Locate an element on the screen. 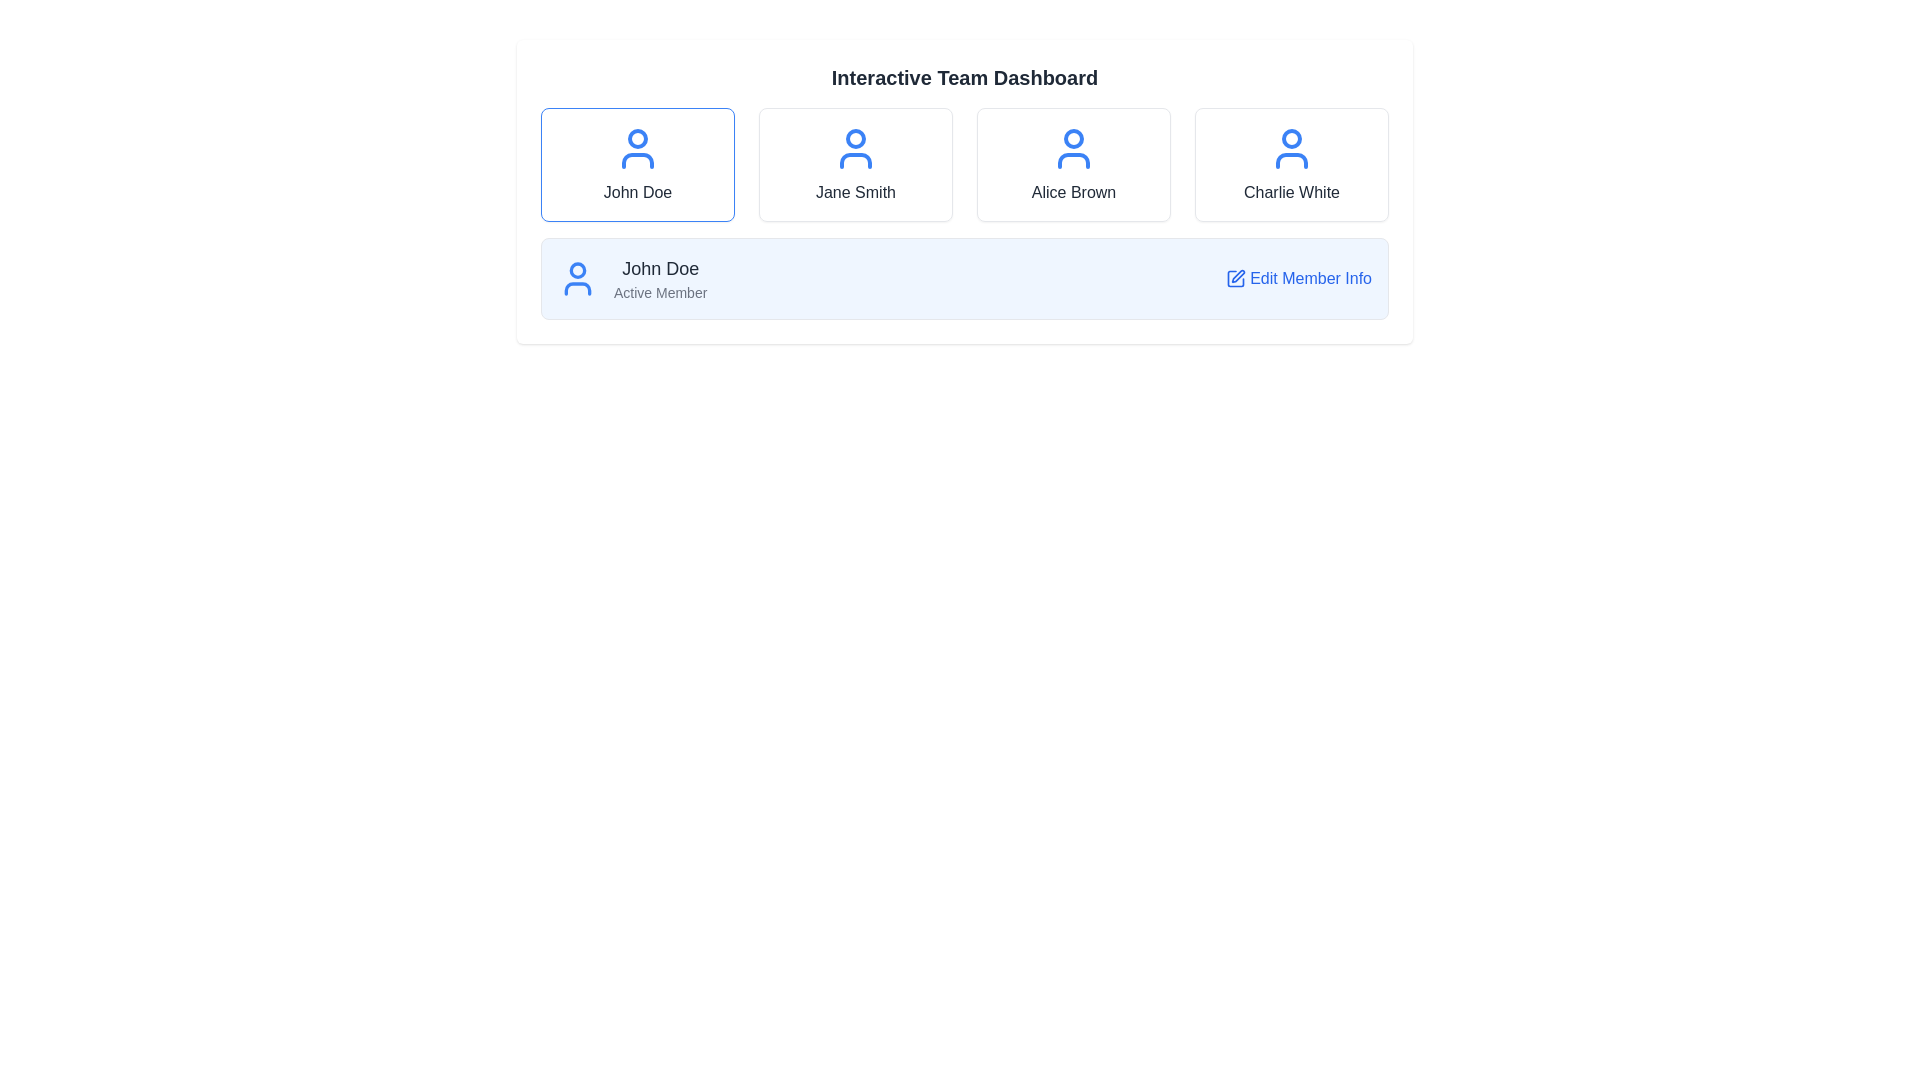 This screenshot has width=1920, height=1080. the circular user icon representing 'Jane Smith' located within the second card of the team dashboard interface is located at coordinates (855, 137).